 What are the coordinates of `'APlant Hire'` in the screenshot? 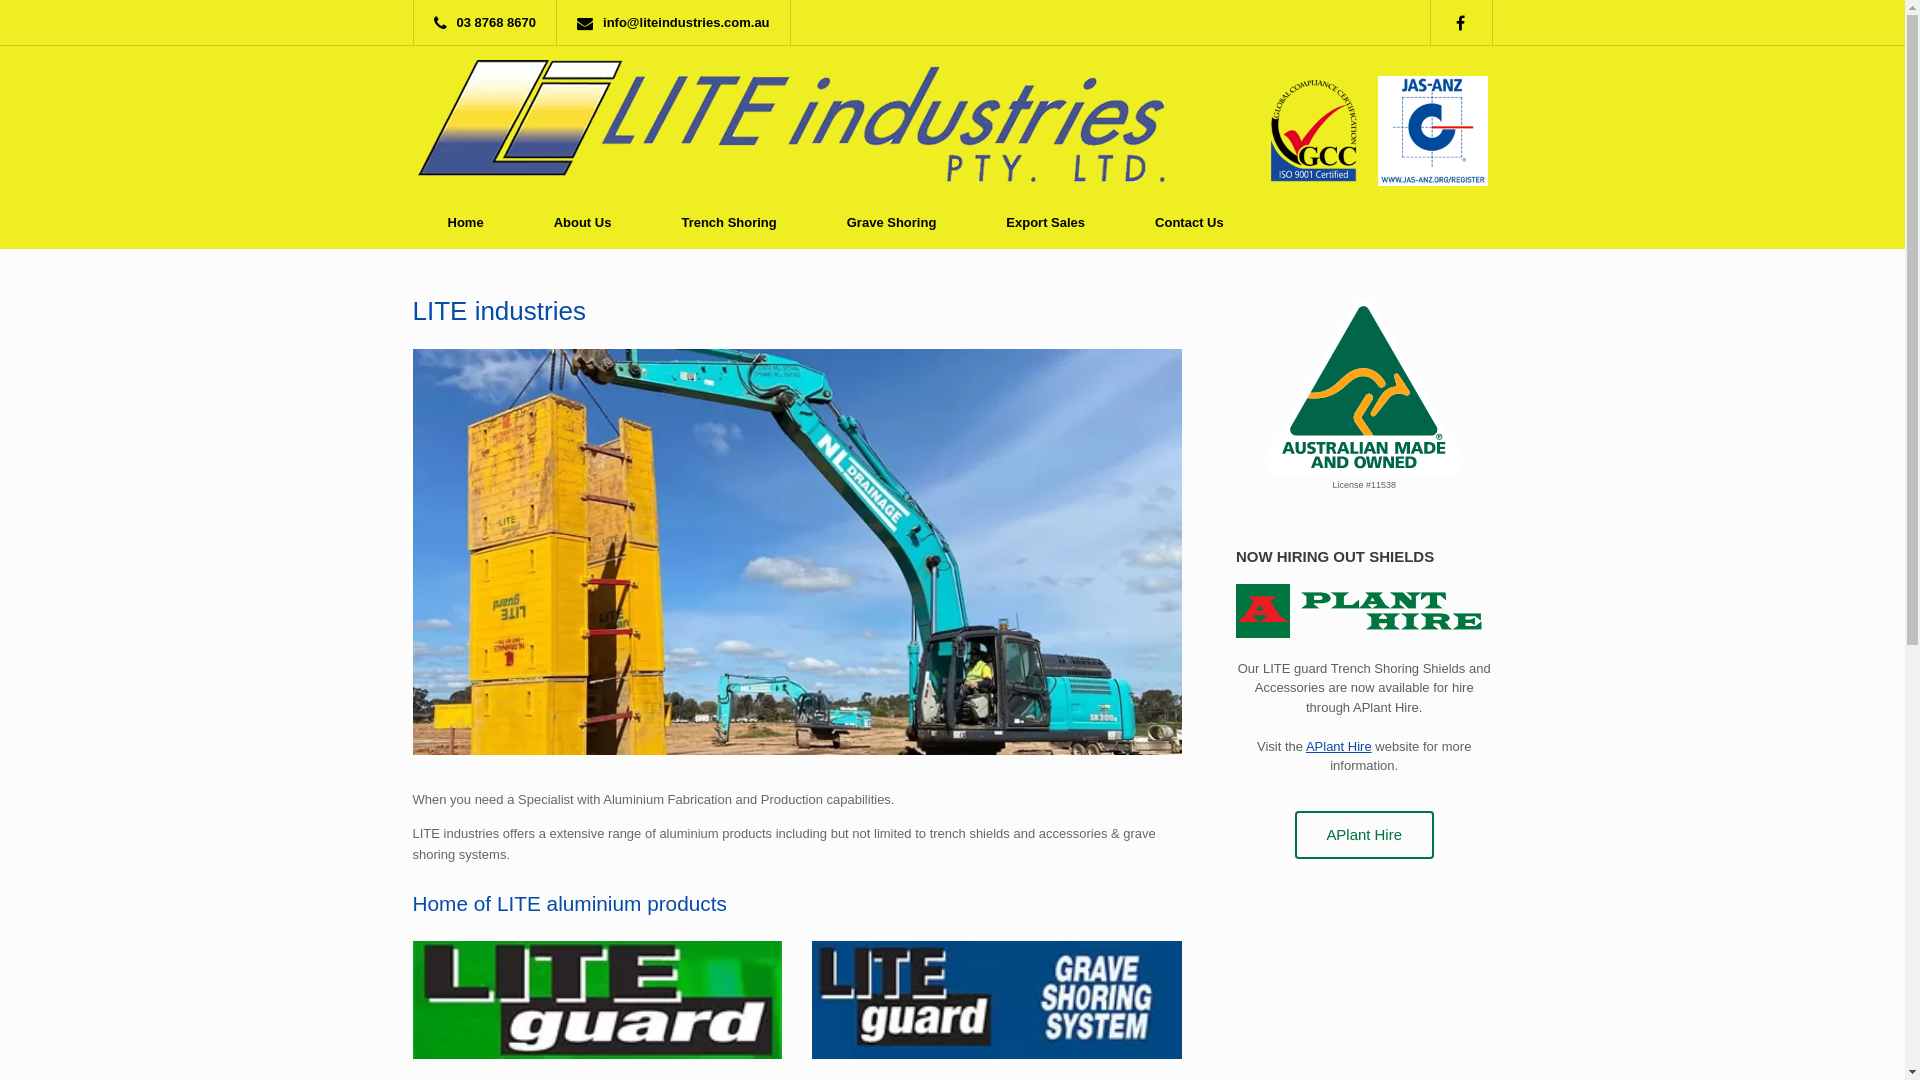 It's located at (1339, 746).